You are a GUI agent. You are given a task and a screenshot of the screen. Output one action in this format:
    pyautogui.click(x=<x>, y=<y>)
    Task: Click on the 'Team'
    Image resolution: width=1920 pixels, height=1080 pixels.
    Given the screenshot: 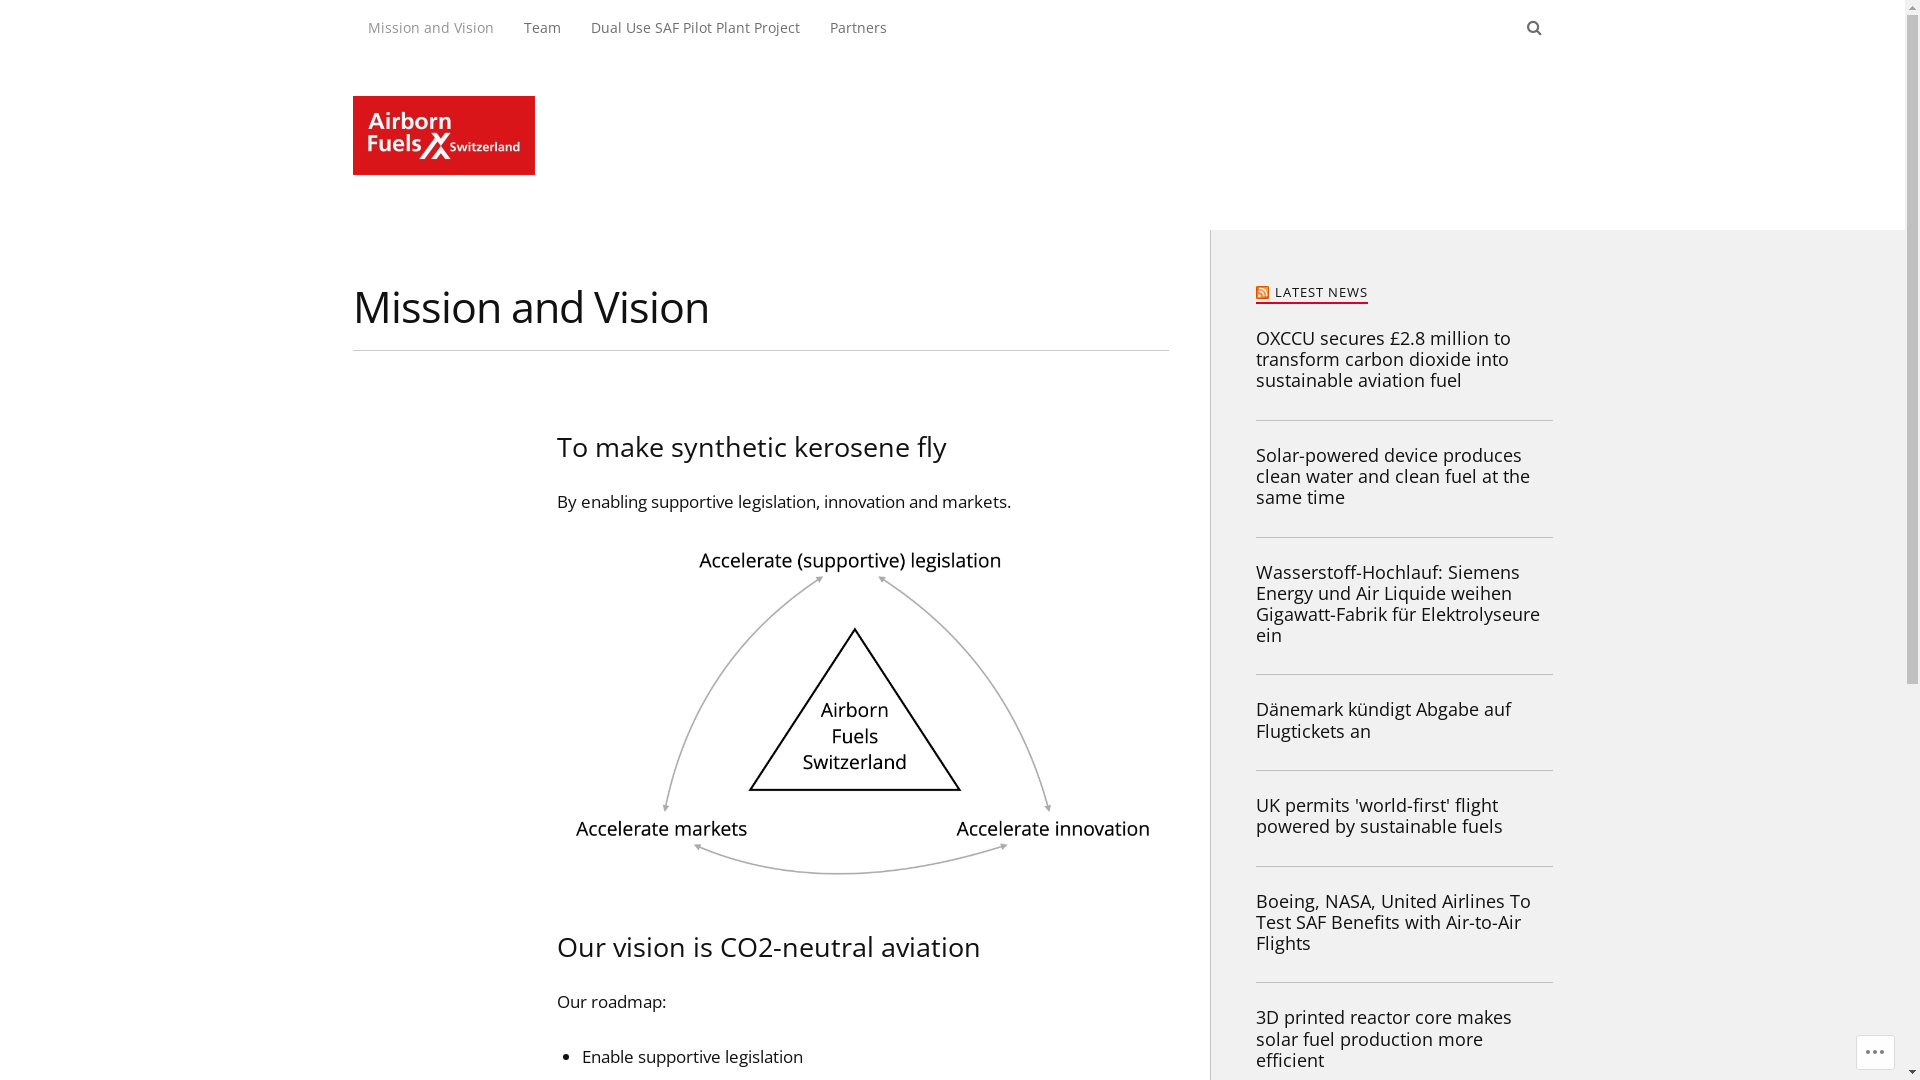 What is the action you would take?
    pyautogui.click(x=541, y=27)
    